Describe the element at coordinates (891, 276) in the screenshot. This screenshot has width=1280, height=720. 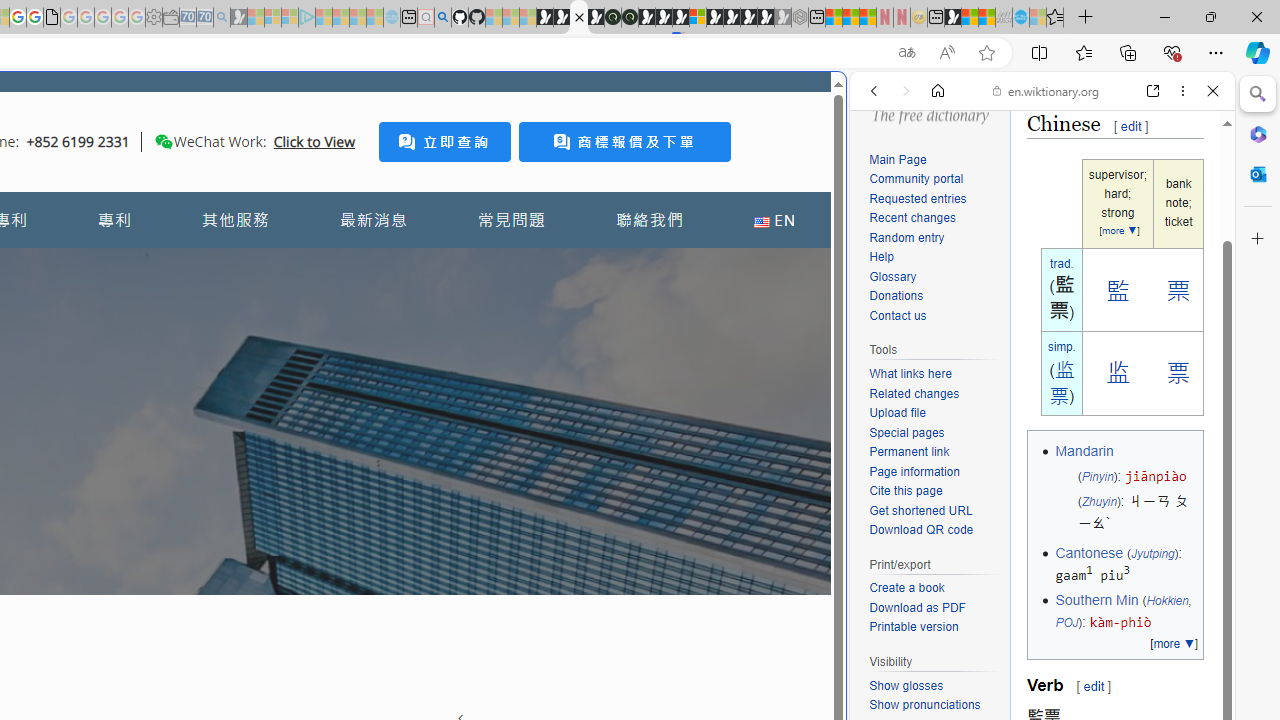
I see `'Glossary'` at that location.